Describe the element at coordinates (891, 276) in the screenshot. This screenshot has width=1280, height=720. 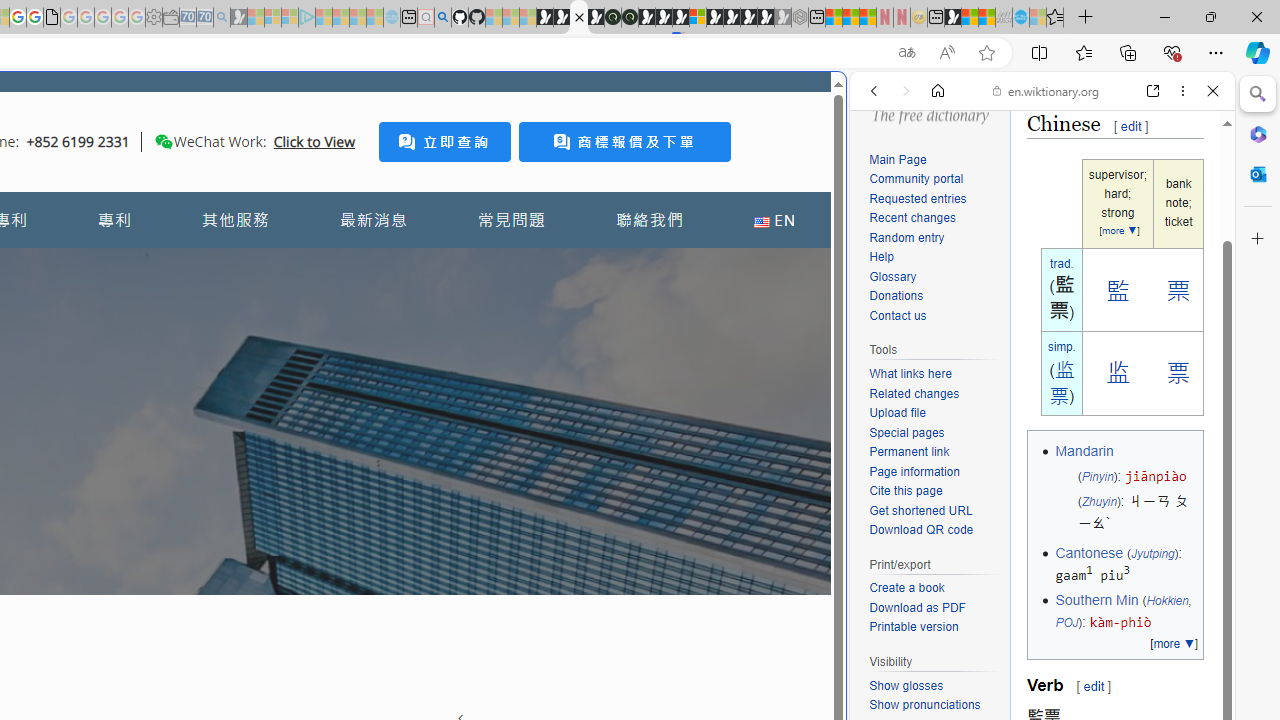
I see `'Glossary'` at that location.